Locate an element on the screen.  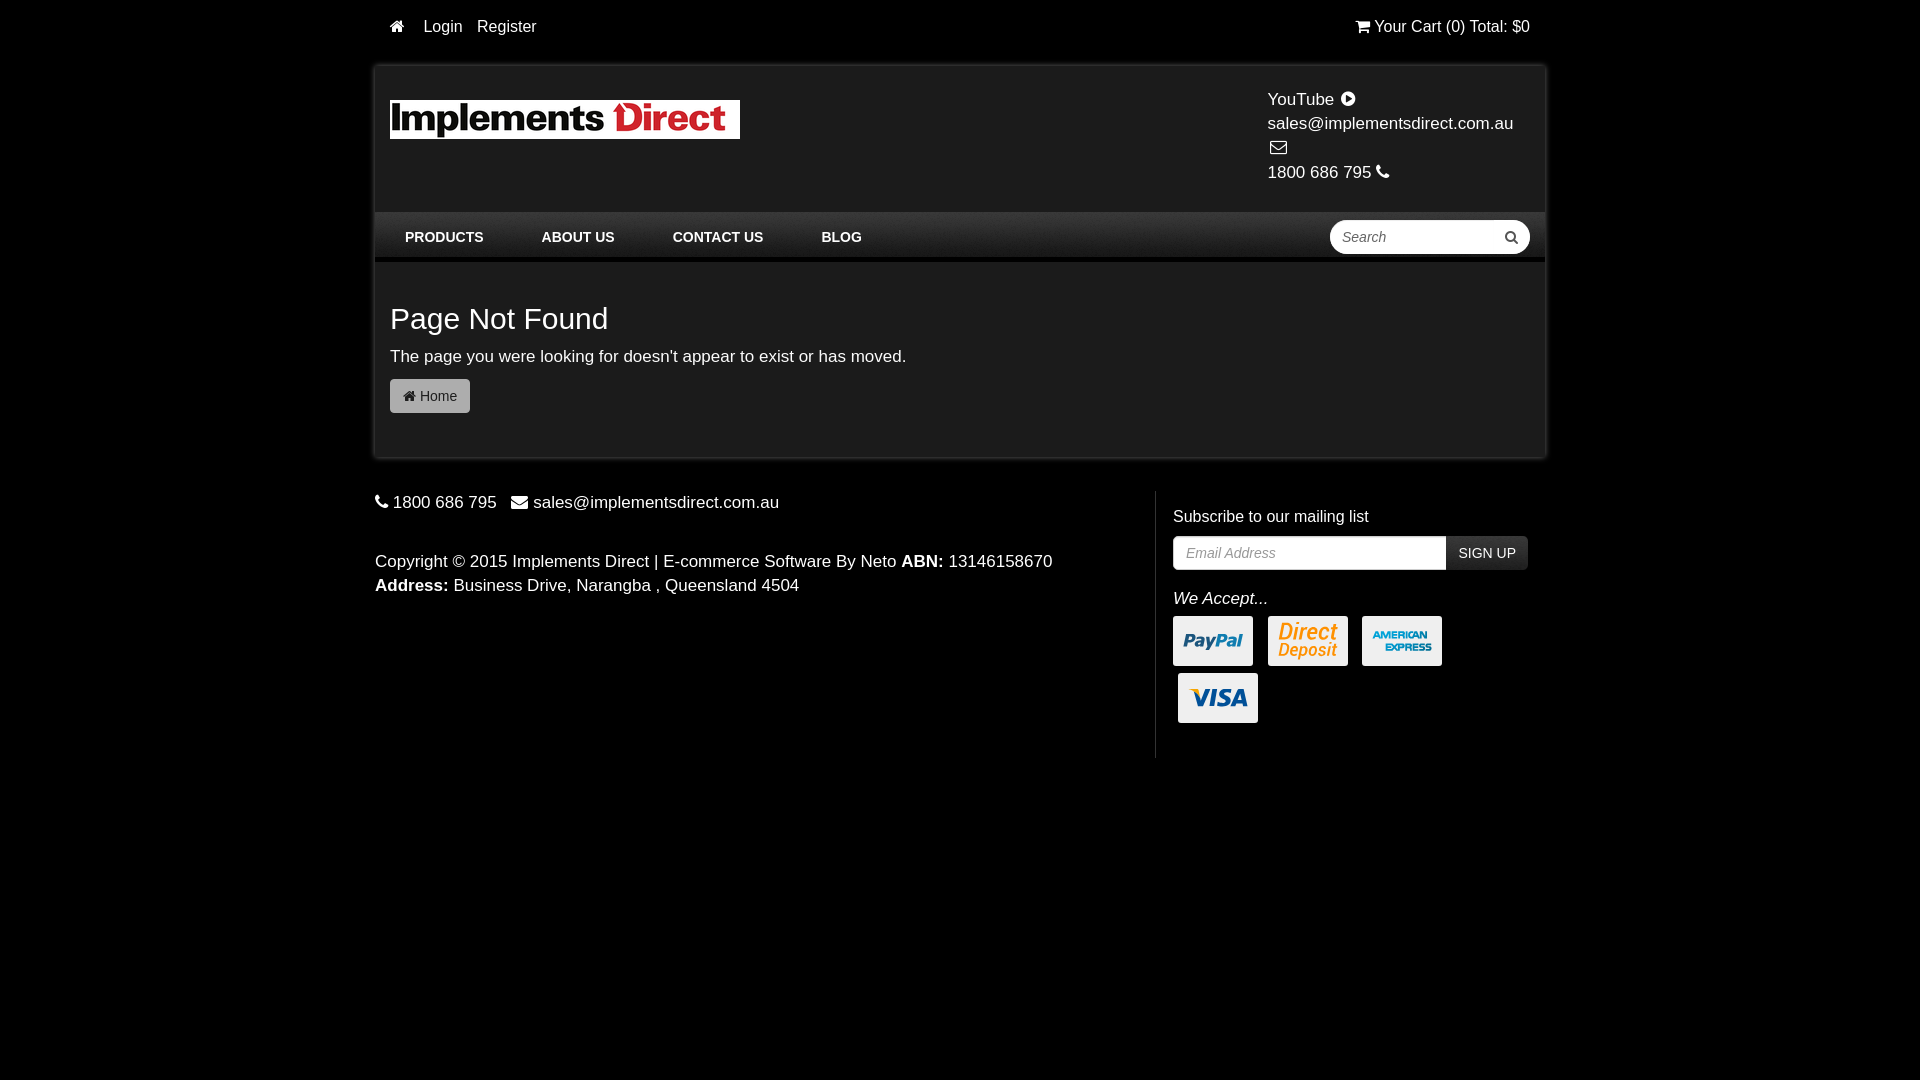
'Sign Up' is located at coordinates (1445, 552).